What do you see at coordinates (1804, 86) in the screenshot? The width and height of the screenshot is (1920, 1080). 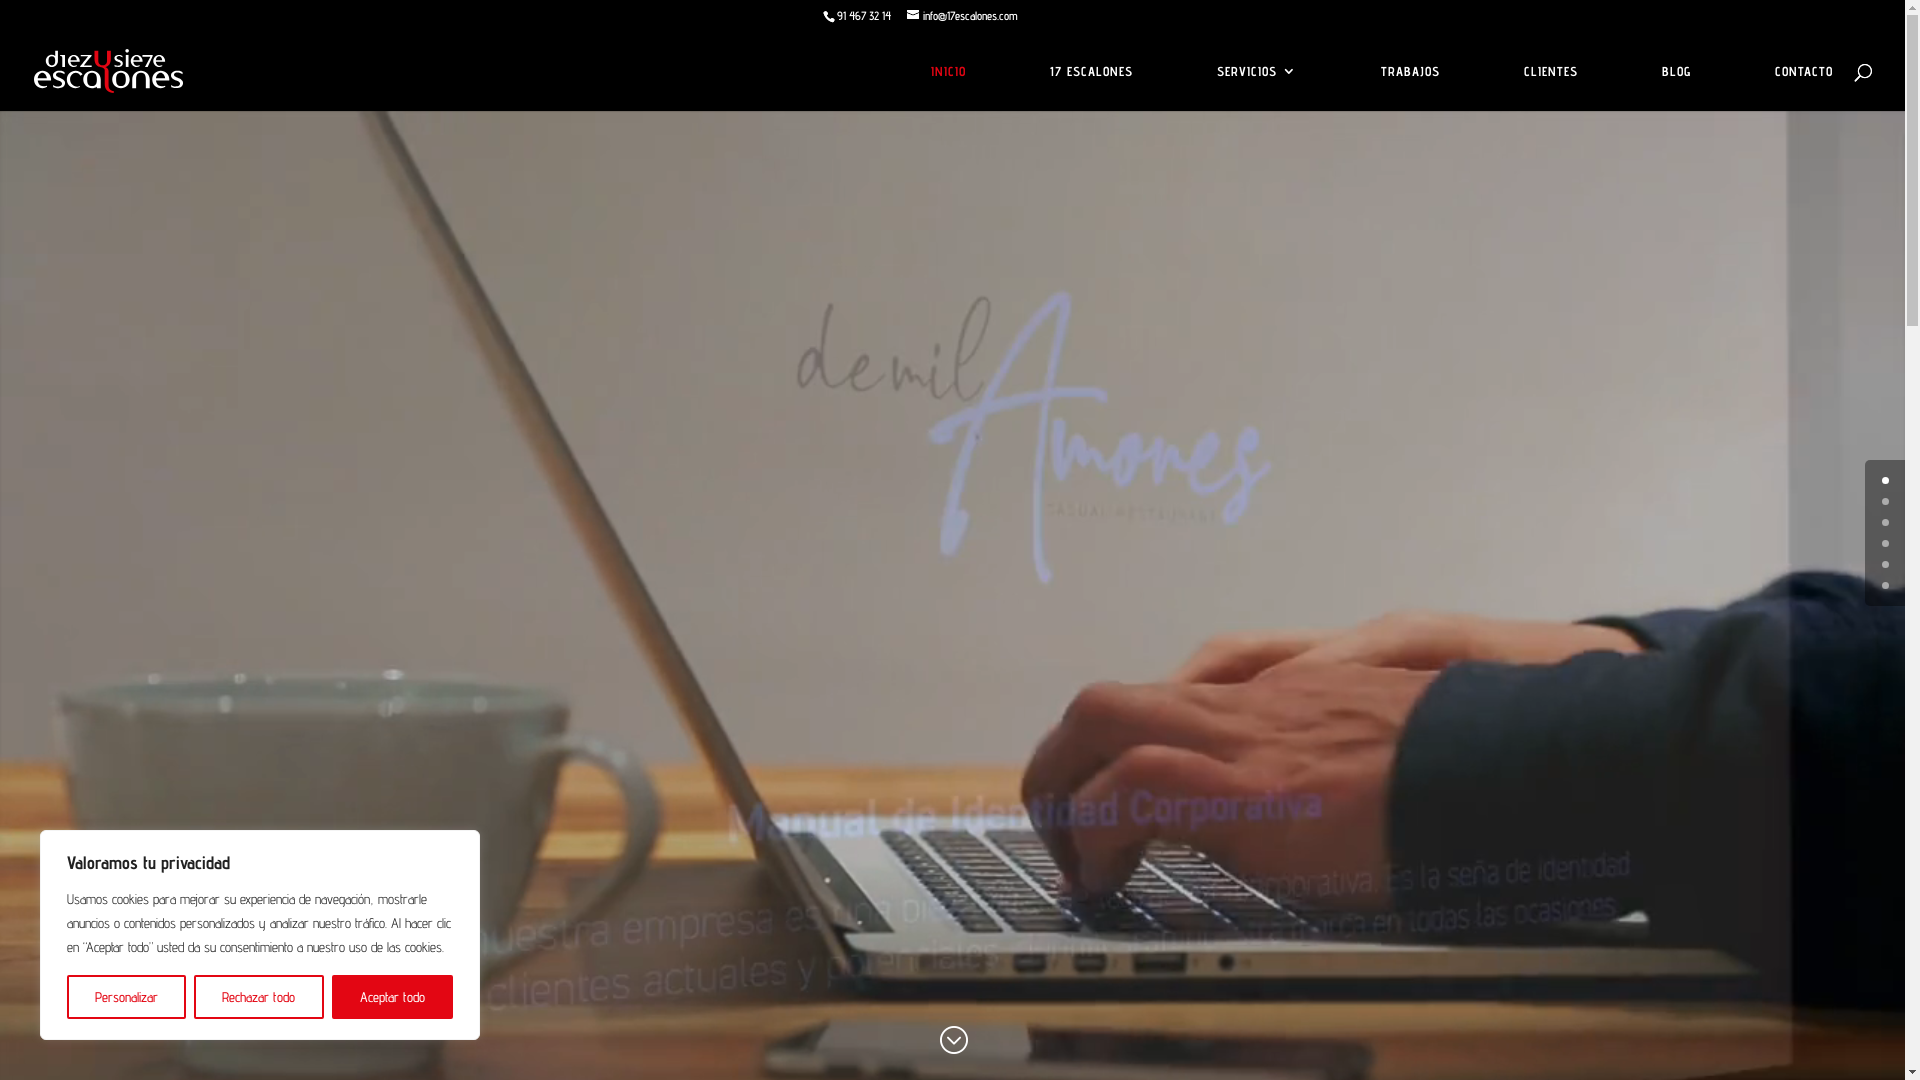 I see `'CONTACTO'` at bounding box center [1804, 86].